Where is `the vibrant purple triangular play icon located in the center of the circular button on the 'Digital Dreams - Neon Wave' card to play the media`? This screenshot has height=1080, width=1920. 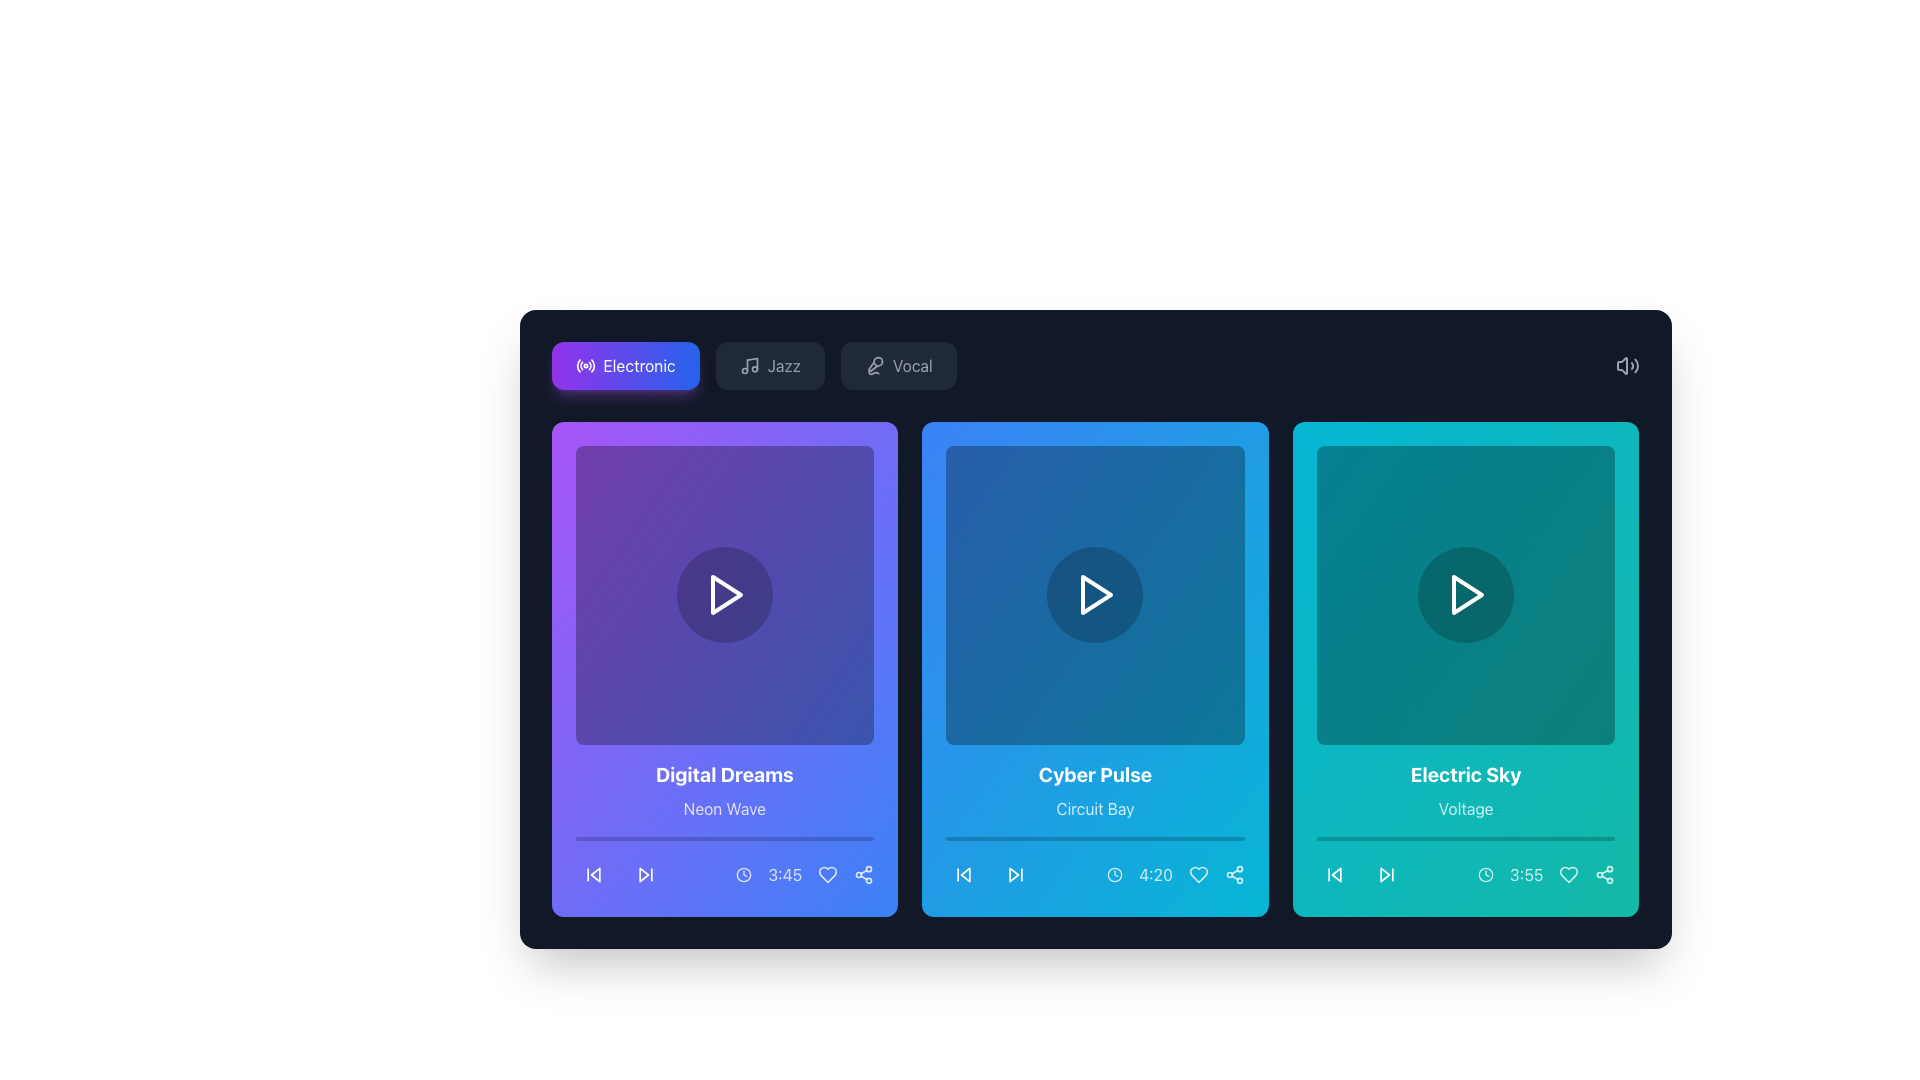
the vibrant purple triangular play icon located in the center of the circular button on the 'Digital Dreams - Neon Wave' card to play the media is located at coordinates (725, 594).